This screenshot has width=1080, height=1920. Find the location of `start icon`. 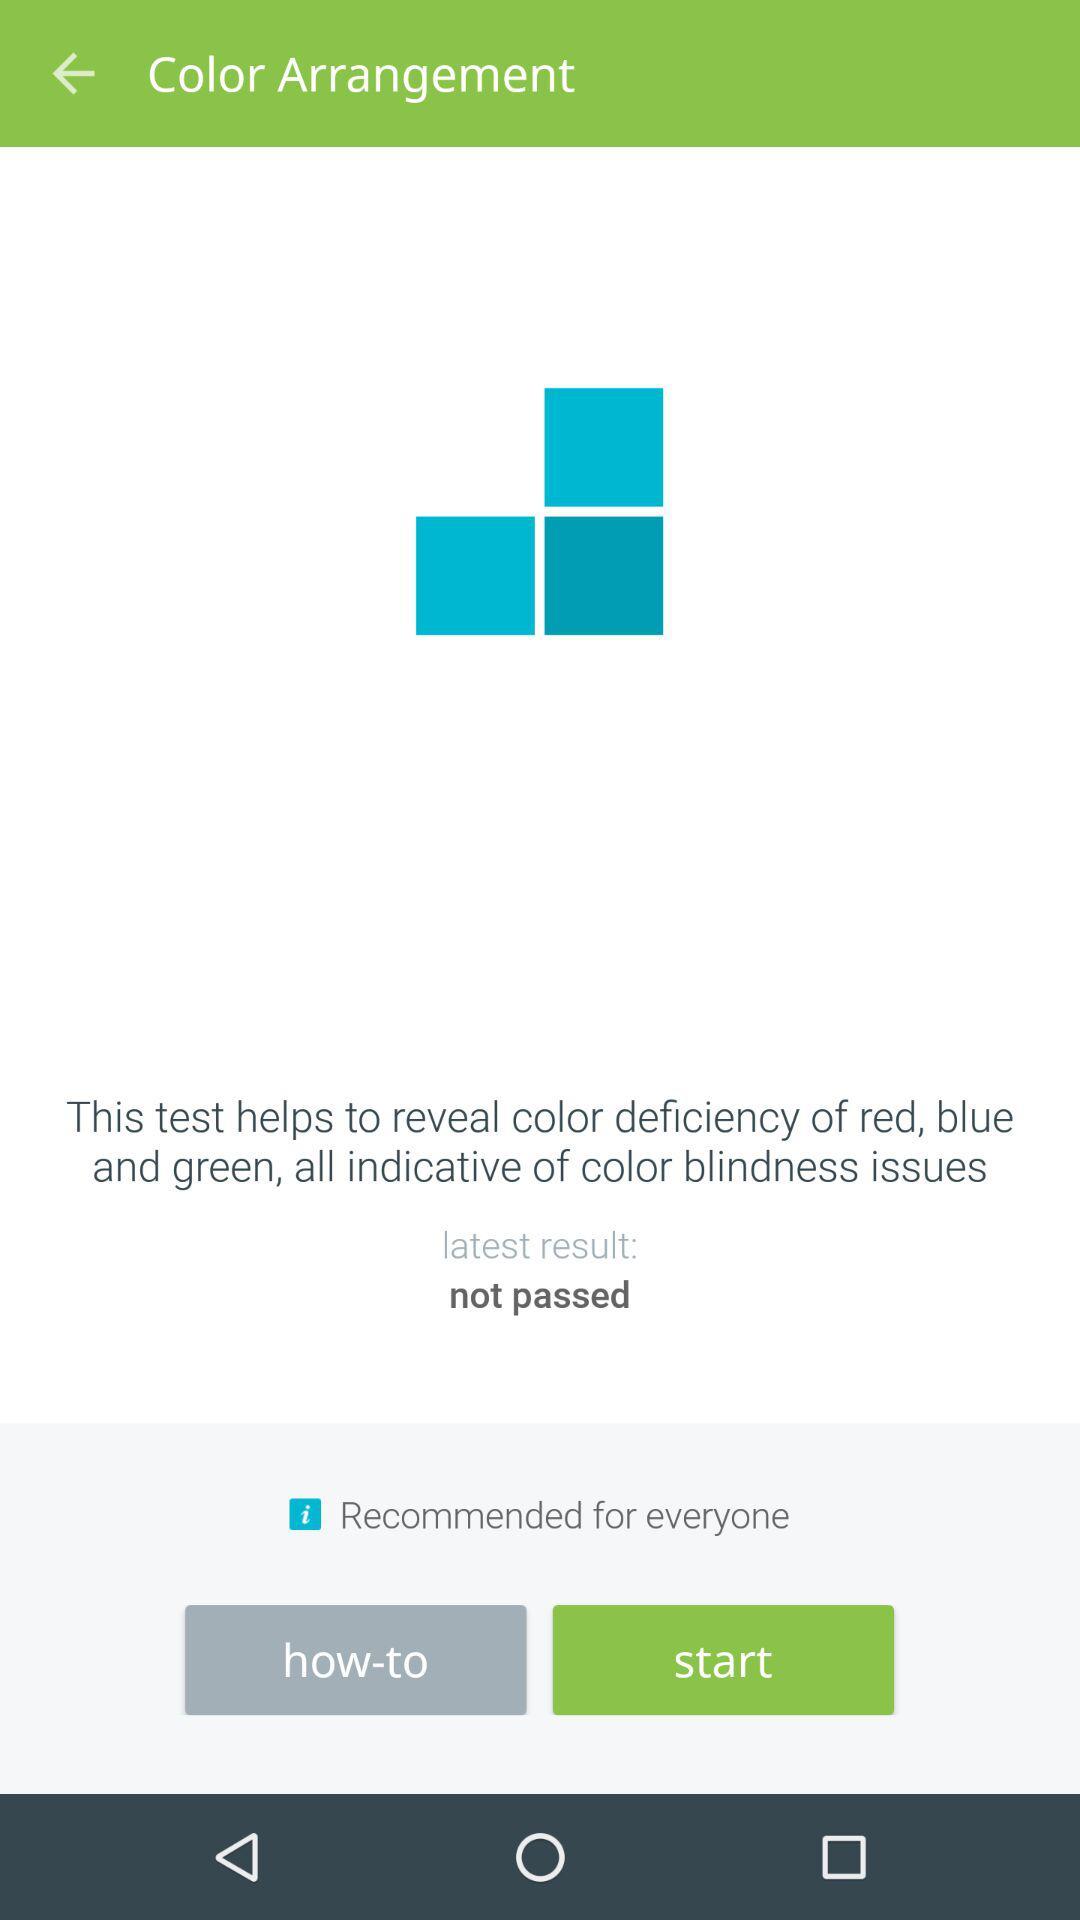

start icon is located at coordinates (723, 1660).